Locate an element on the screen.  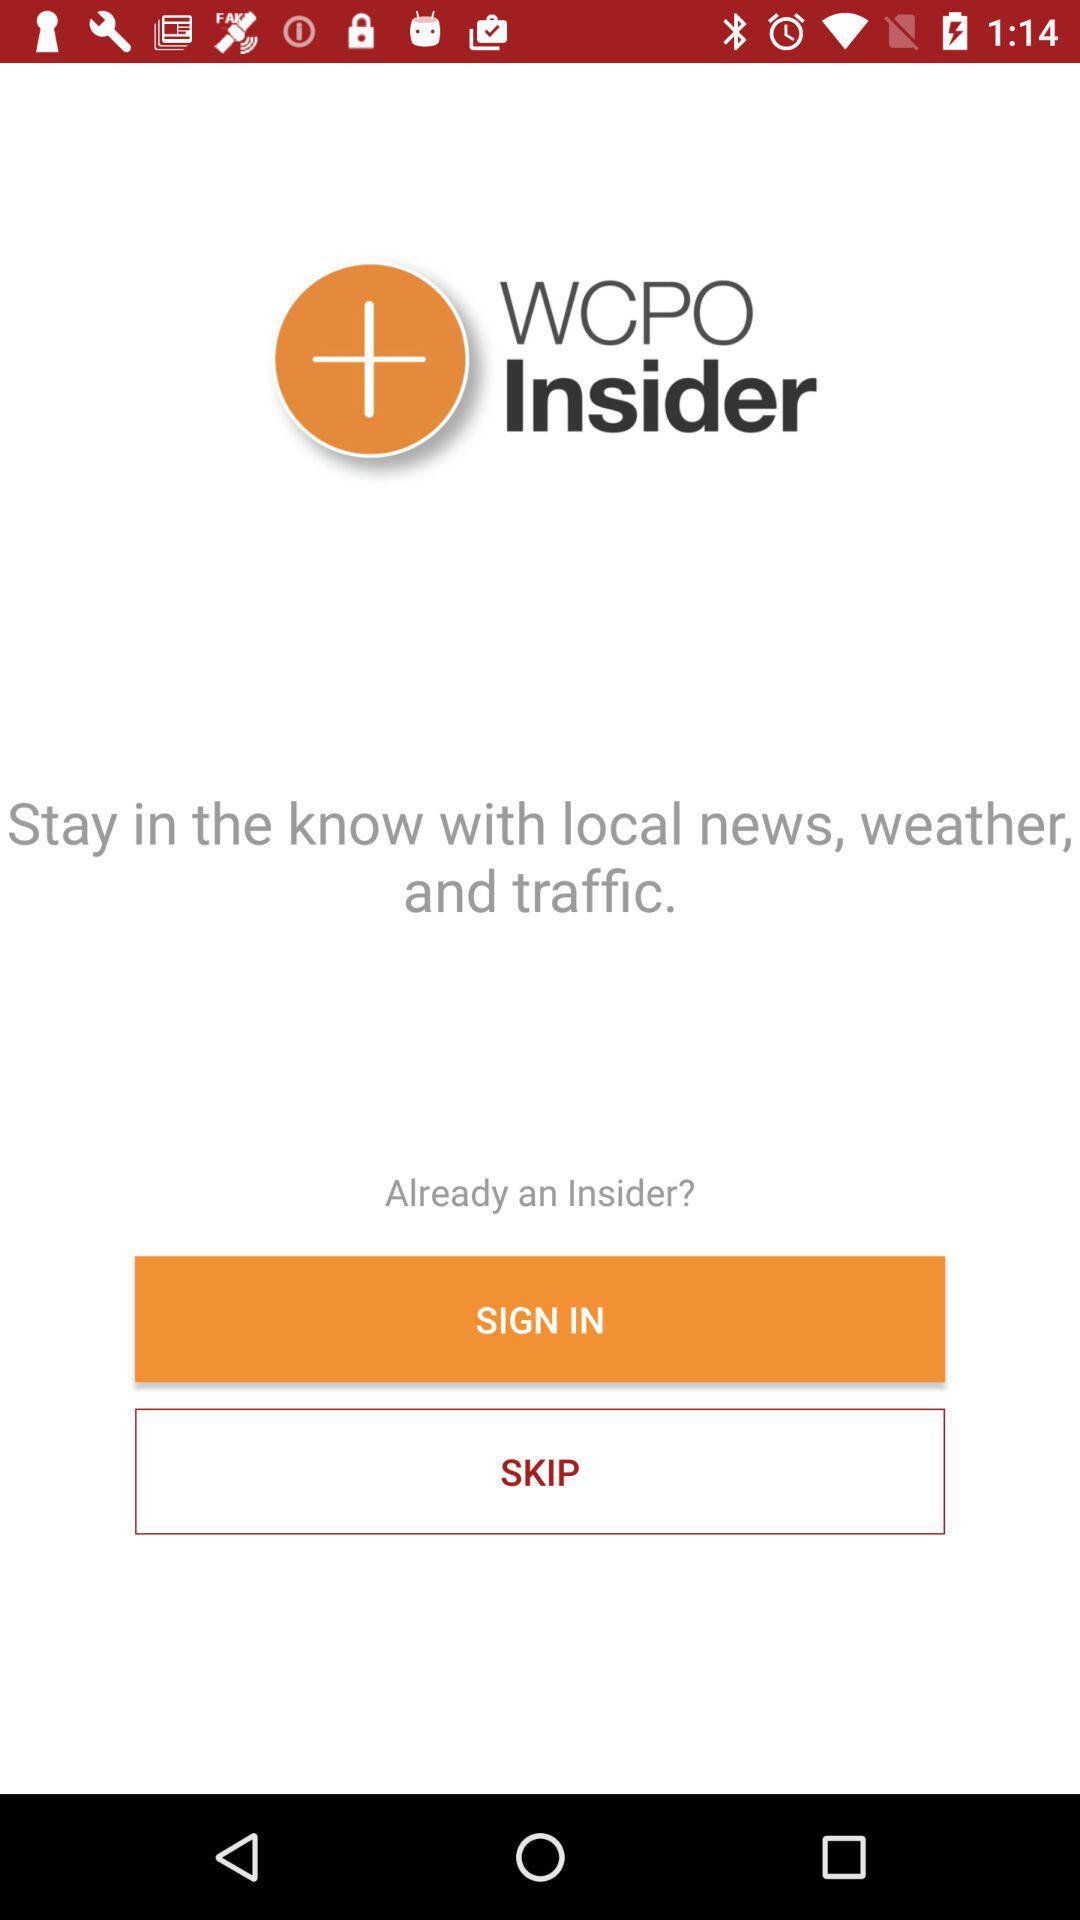
icon below the sign in is located at coordinates (540, 1471).